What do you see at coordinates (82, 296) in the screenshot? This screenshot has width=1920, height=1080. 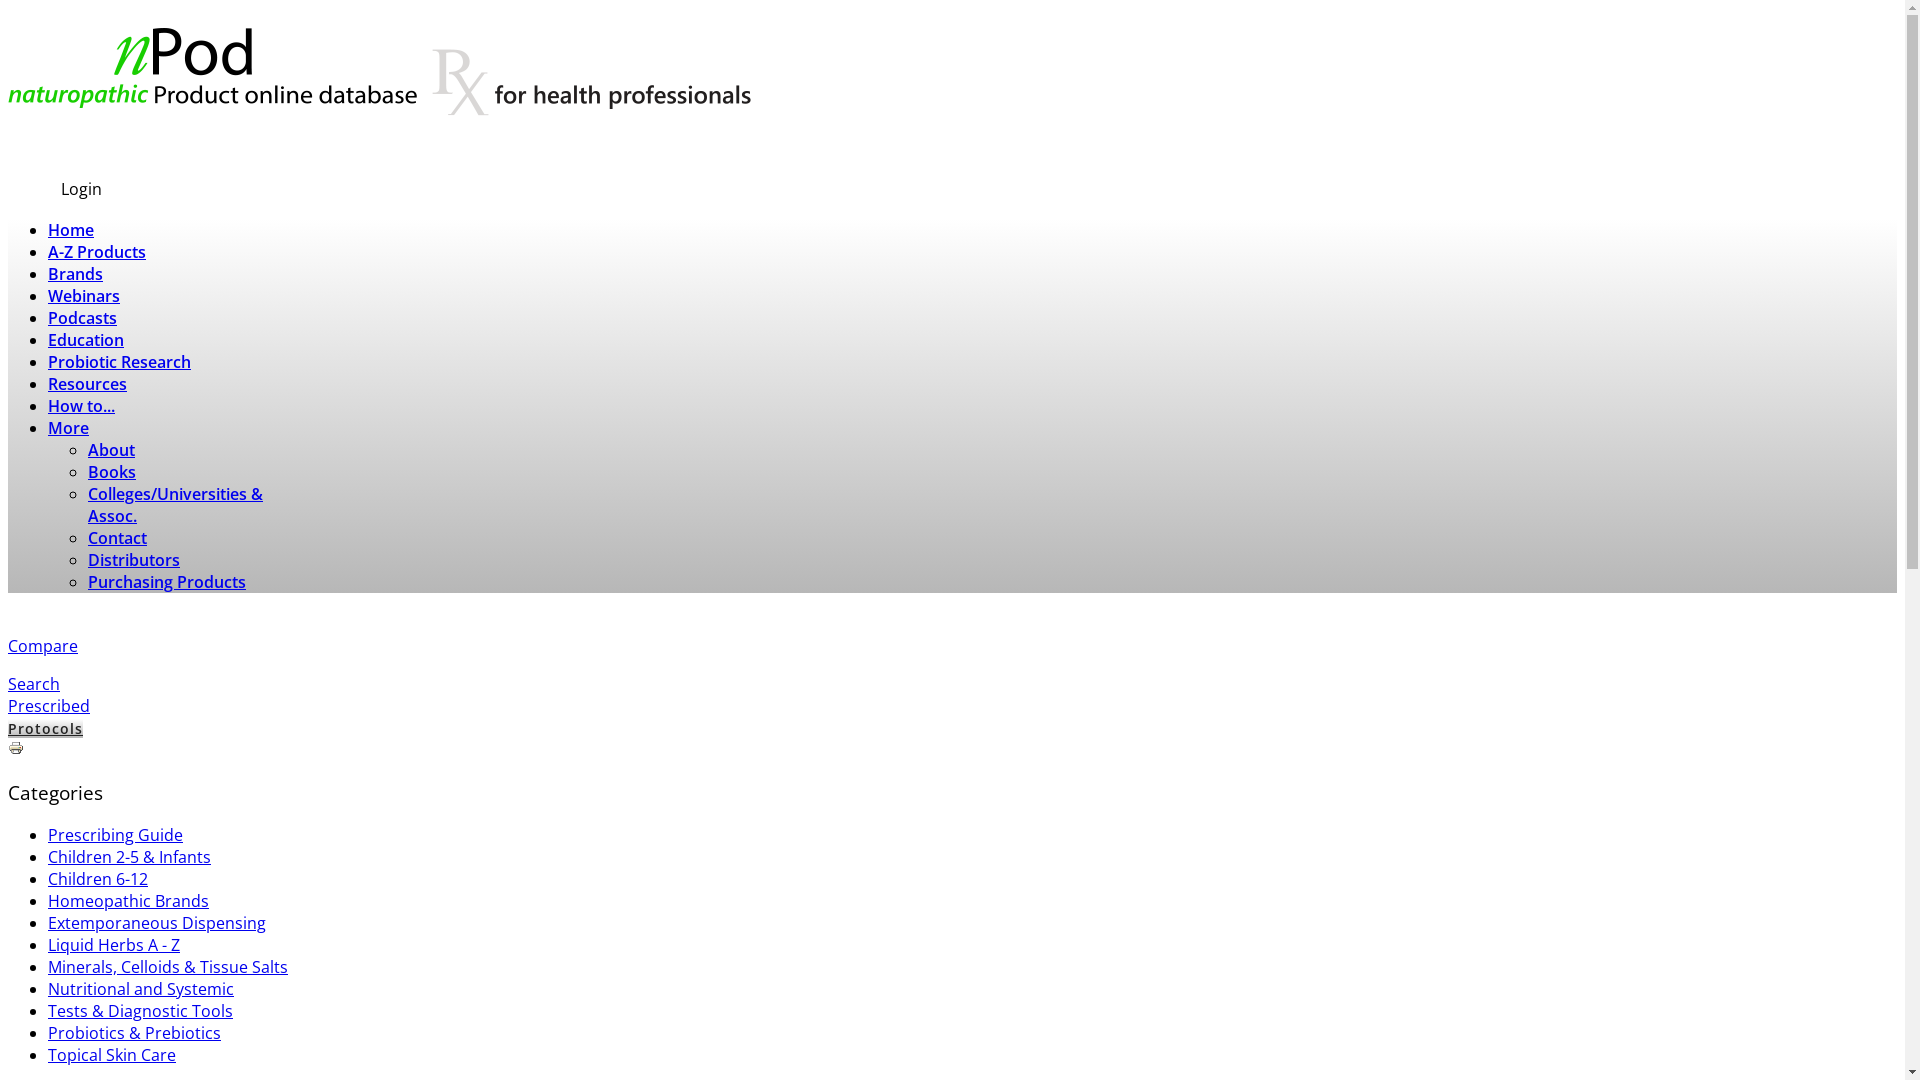 I see `'Webinars'` at bounding box center [82, 296].